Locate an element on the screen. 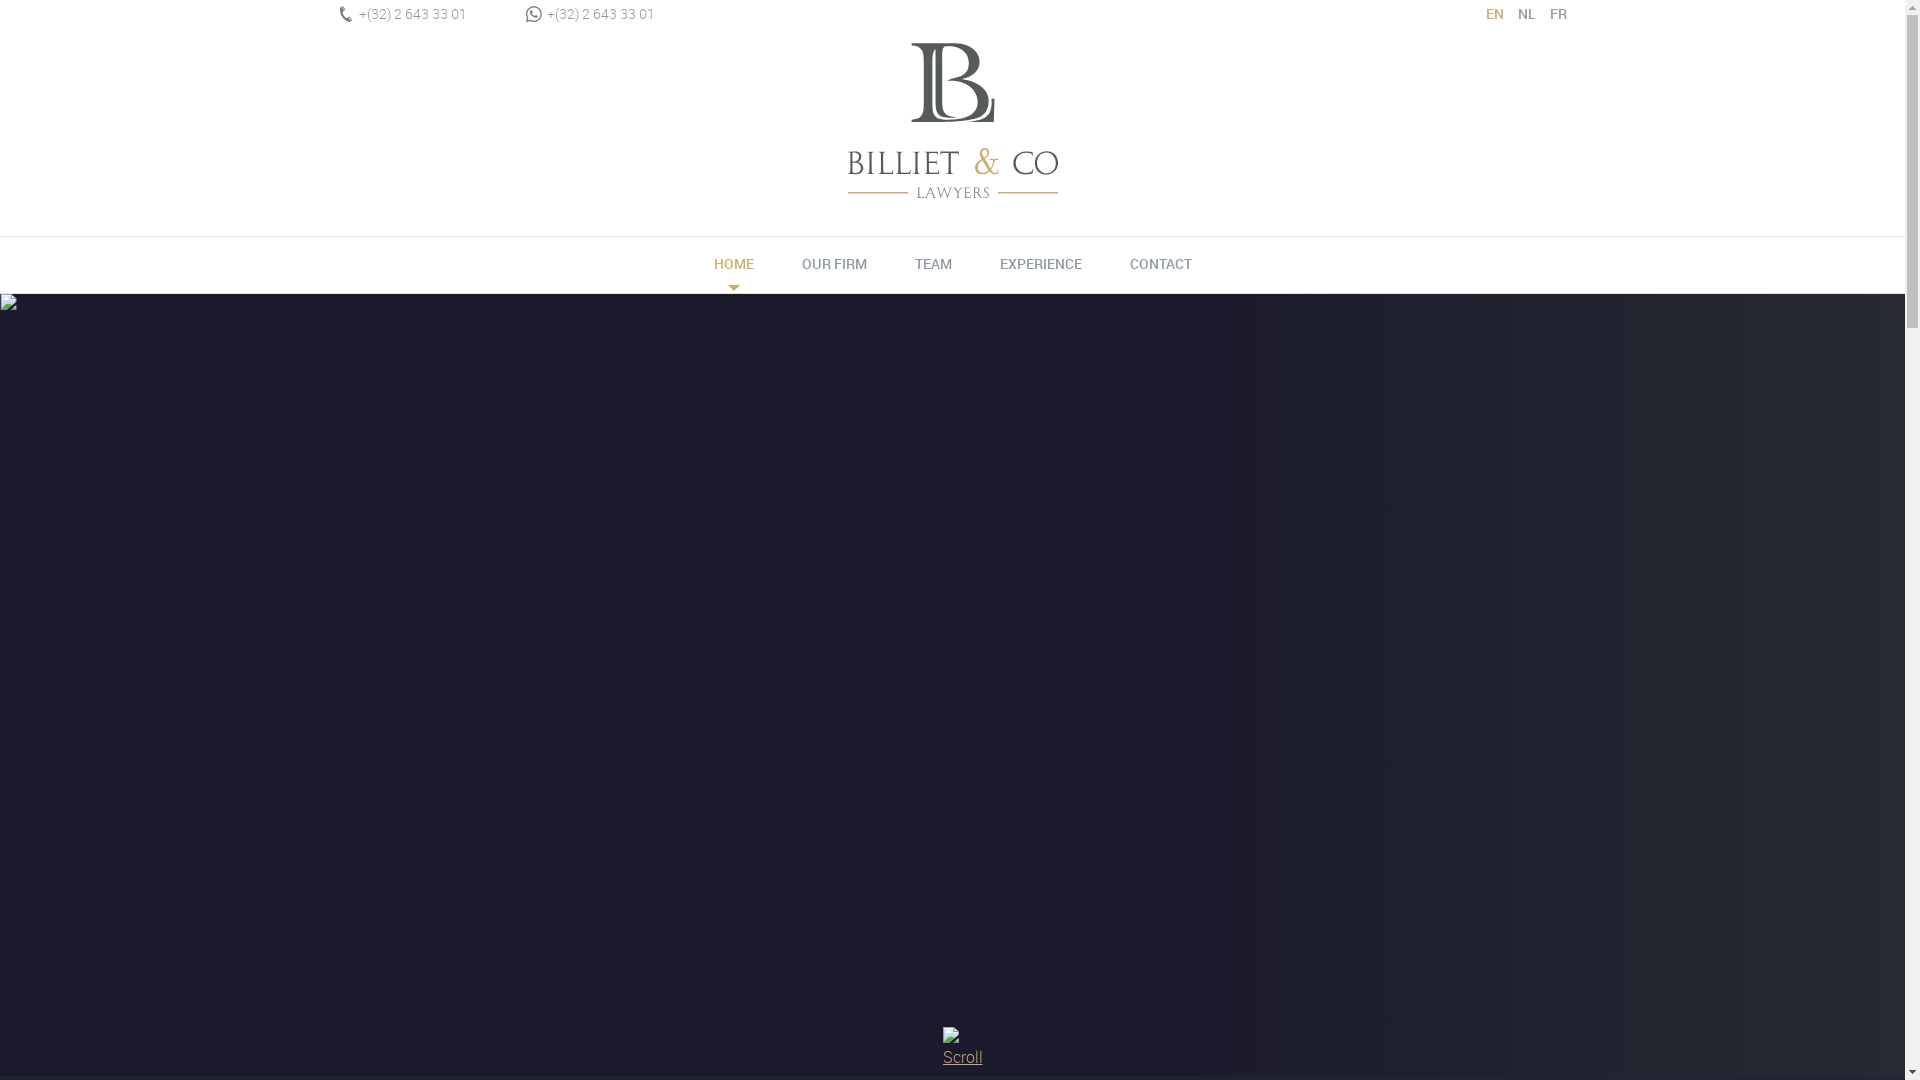 Image resolution: width=1920 pixels, height=1080 pixels. 'FR' is located at coordinates (1550, 13).